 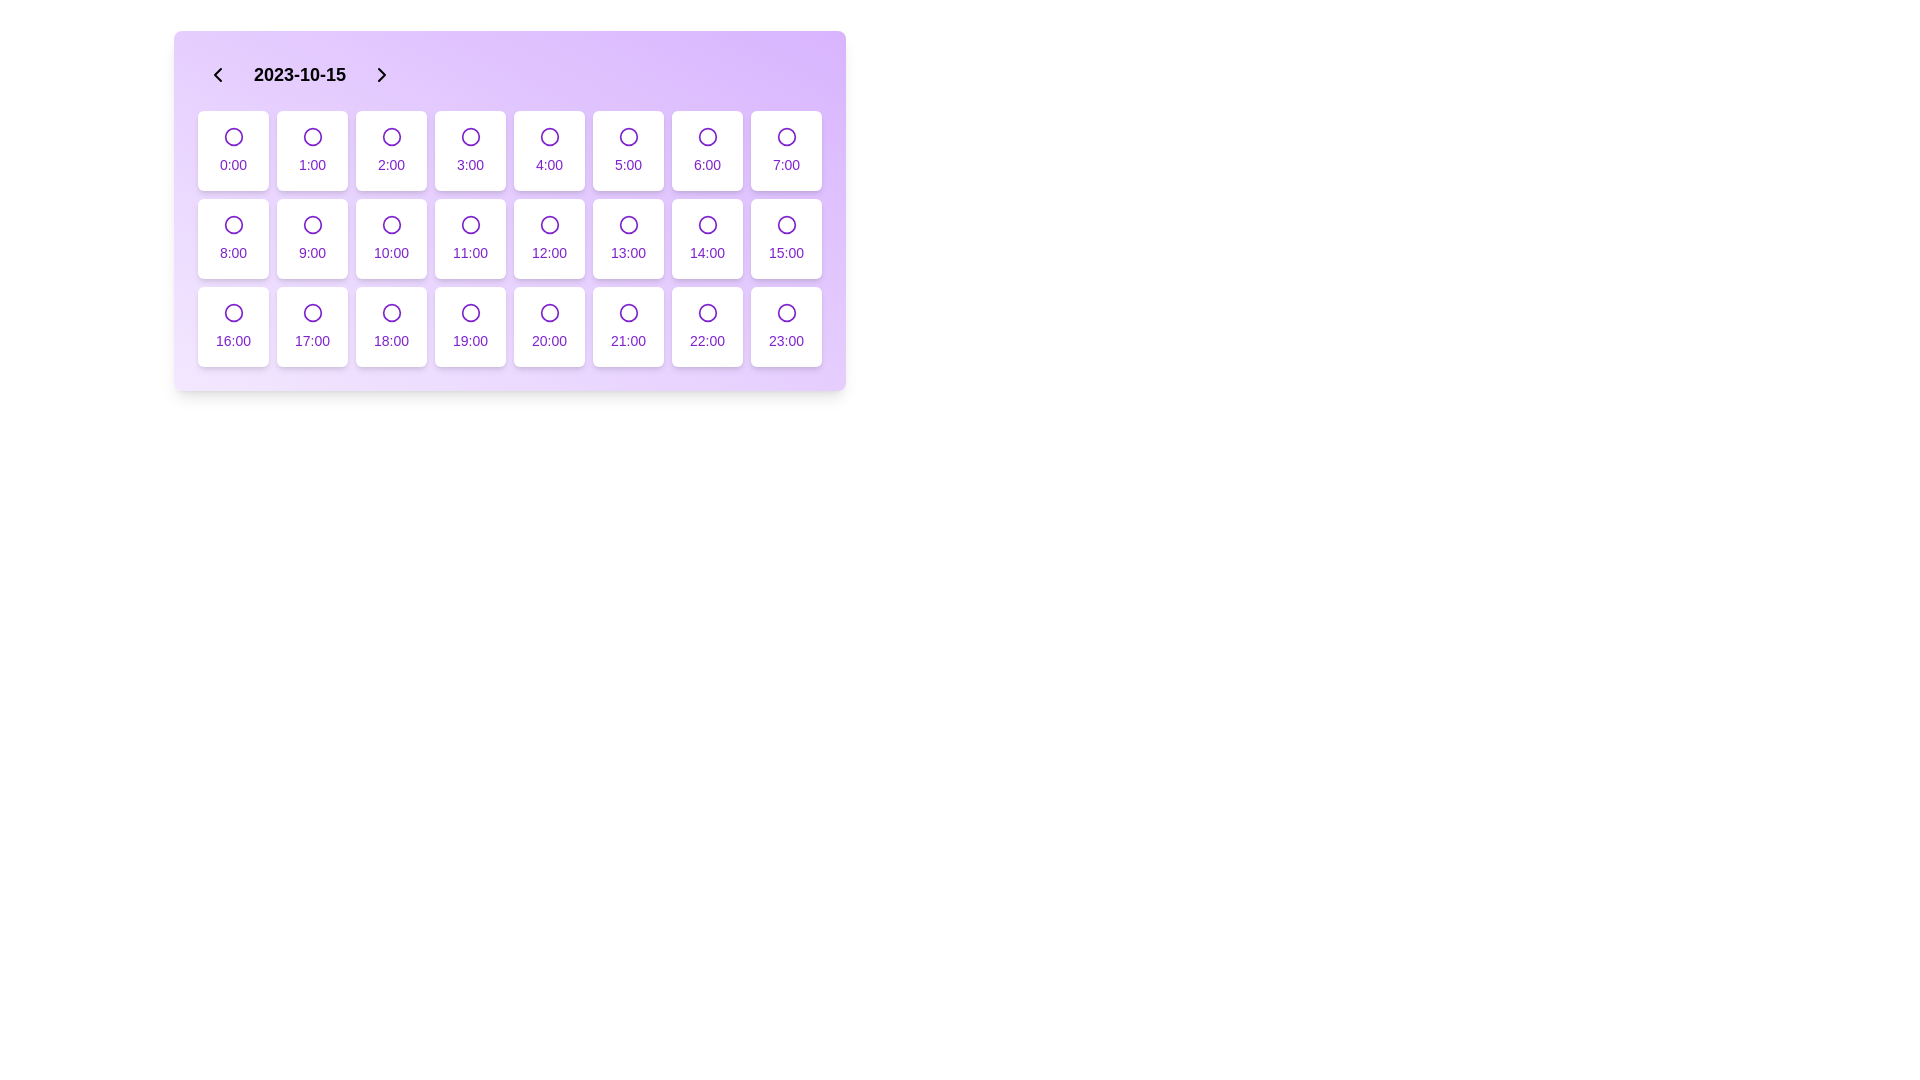 What do you see at coordinates (391, 312) in the screenshot?
I see `the interactive circular marker indicating the time slot '18:00' located in the sixth column of the third row of the calendar interface` at bounding box center [391, 312].